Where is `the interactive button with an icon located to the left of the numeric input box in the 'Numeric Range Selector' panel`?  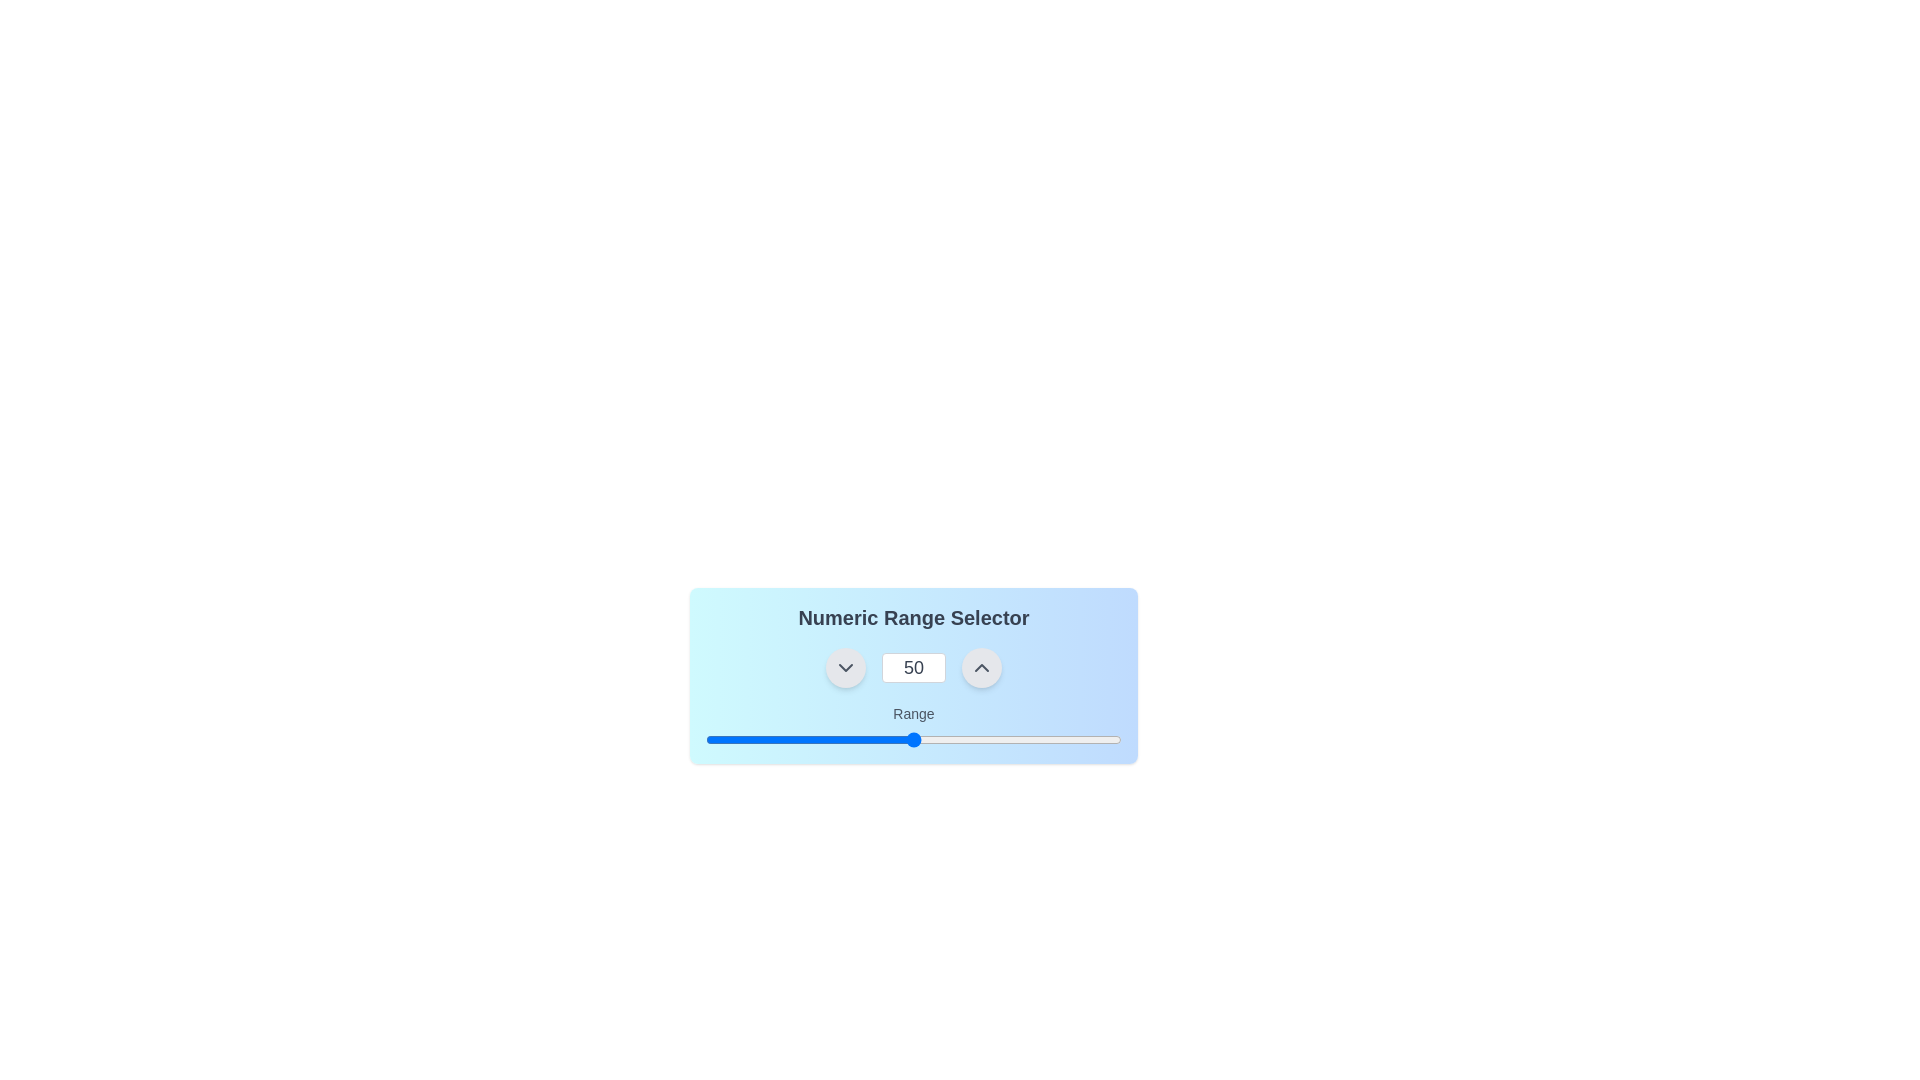
the interactive button with an icon located to the left of the numeric input box in the 'Numeric Range Selector' panel is located at coordinates (845, 667).